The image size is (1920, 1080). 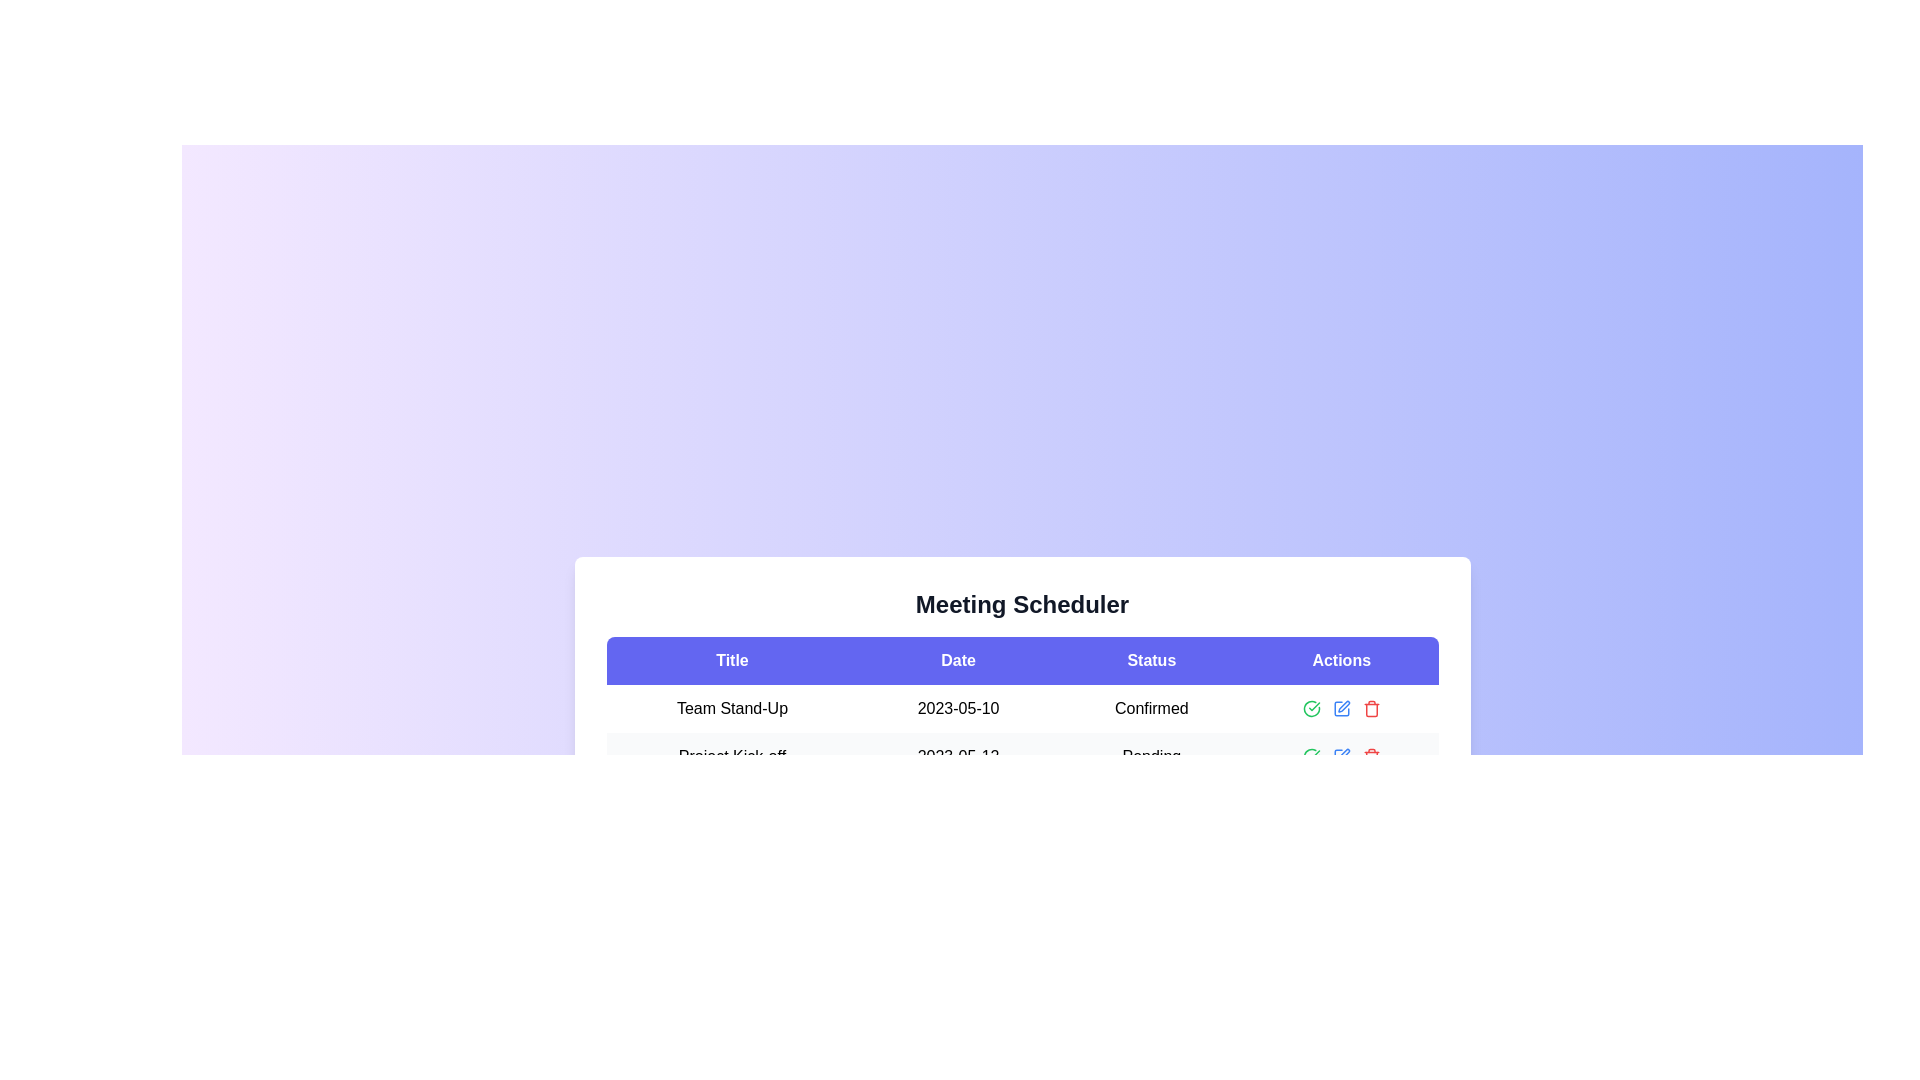 I want to click on the 'Actions' column header in the table, which is the fourth tab in a horizontal row of headers located at the top-right portion of the table, so click(x=1341, y=660).